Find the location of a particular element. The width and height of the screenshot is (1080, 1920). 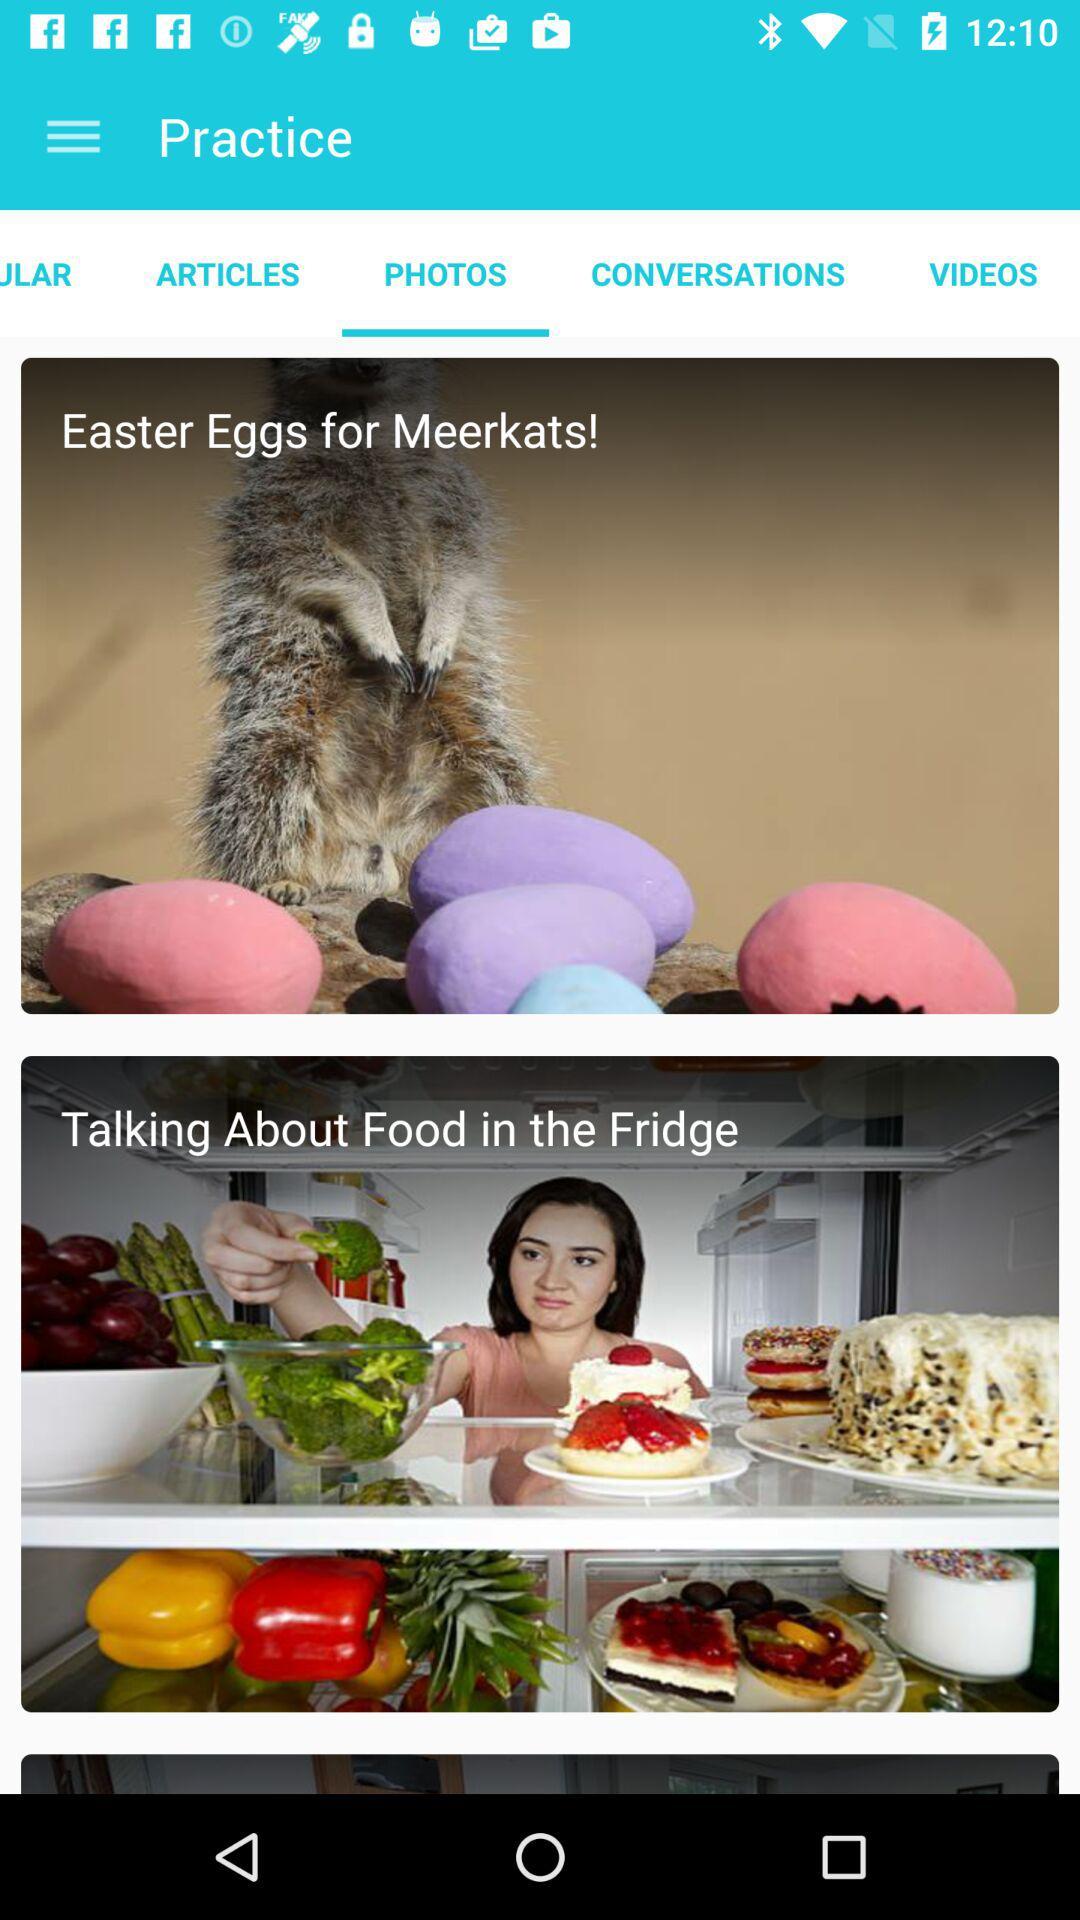

app next to the popular item is located at coordinates (226, 272).